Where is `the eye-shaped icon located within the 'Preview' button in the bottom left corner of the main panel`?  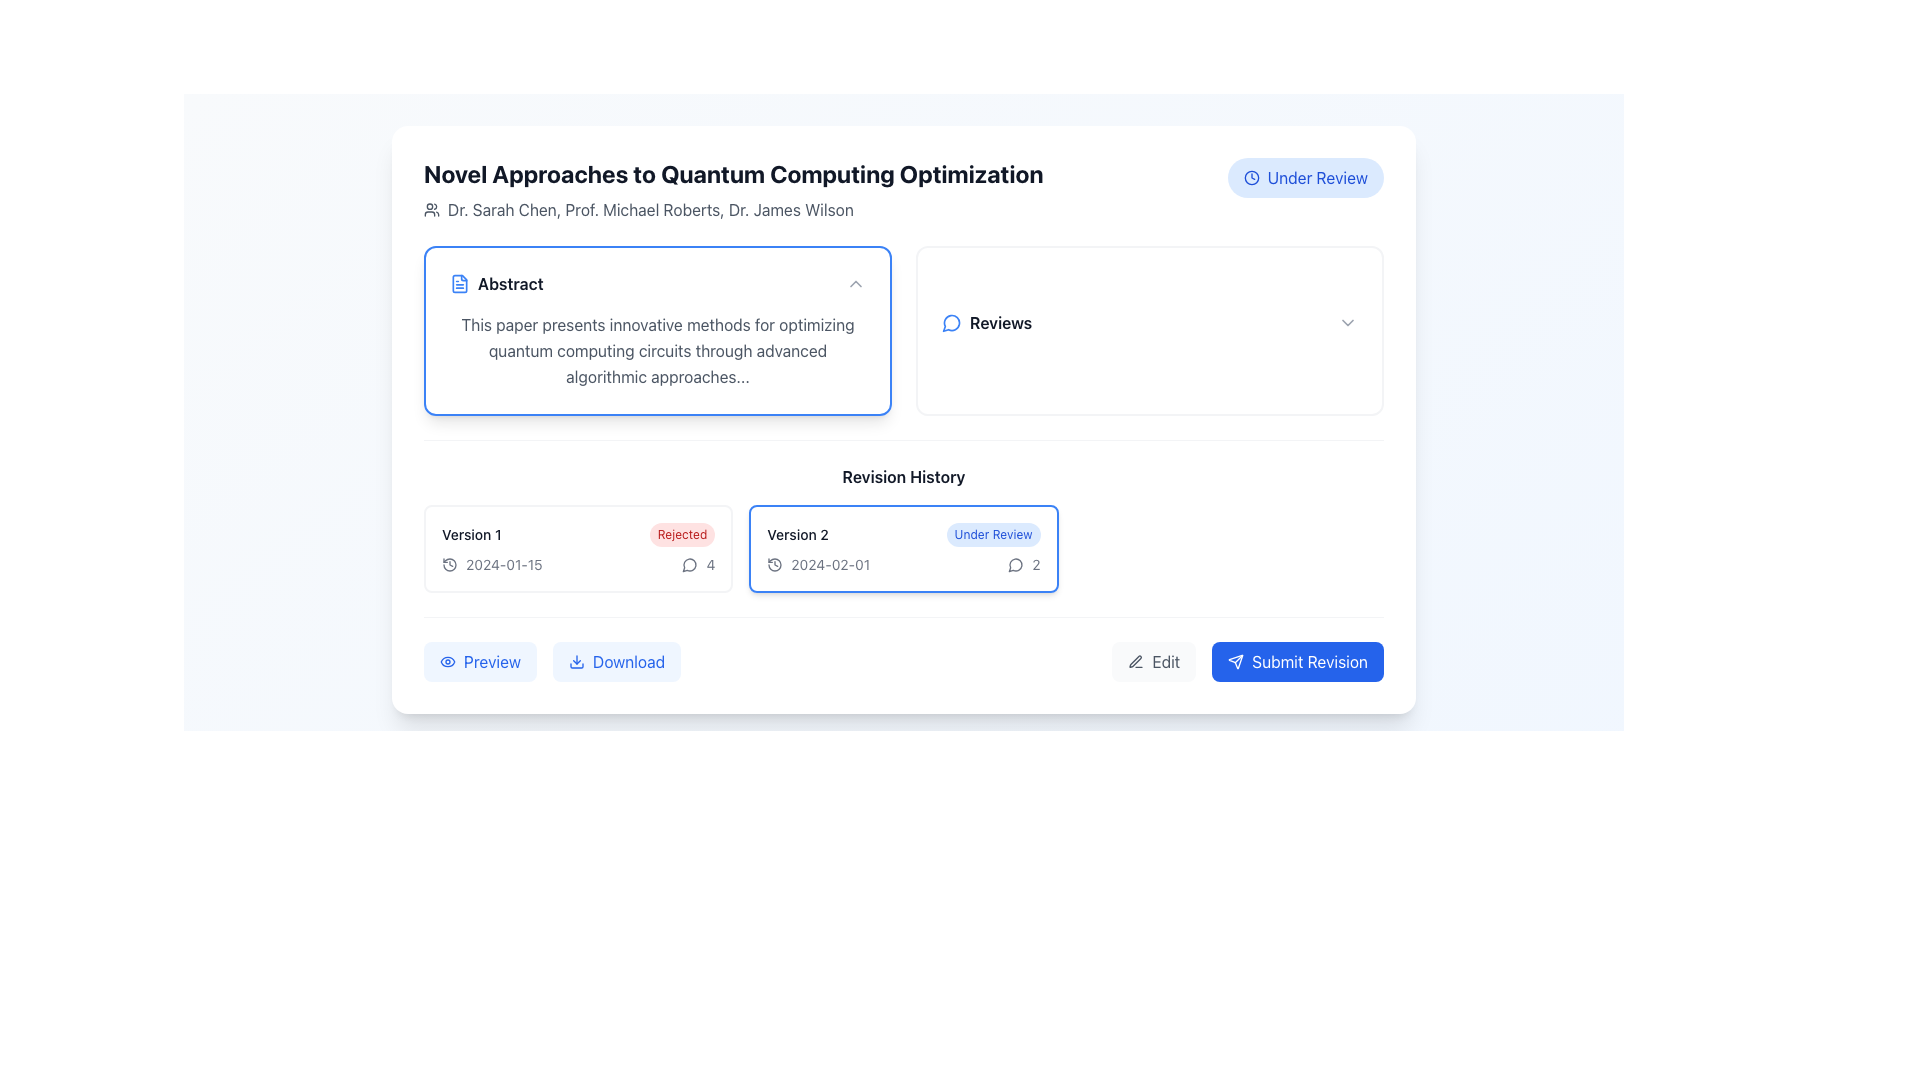 the eye-shaped icon located within the 'Preview' button in the bottom left corner of the main panel is located at coordinates (446, 662).